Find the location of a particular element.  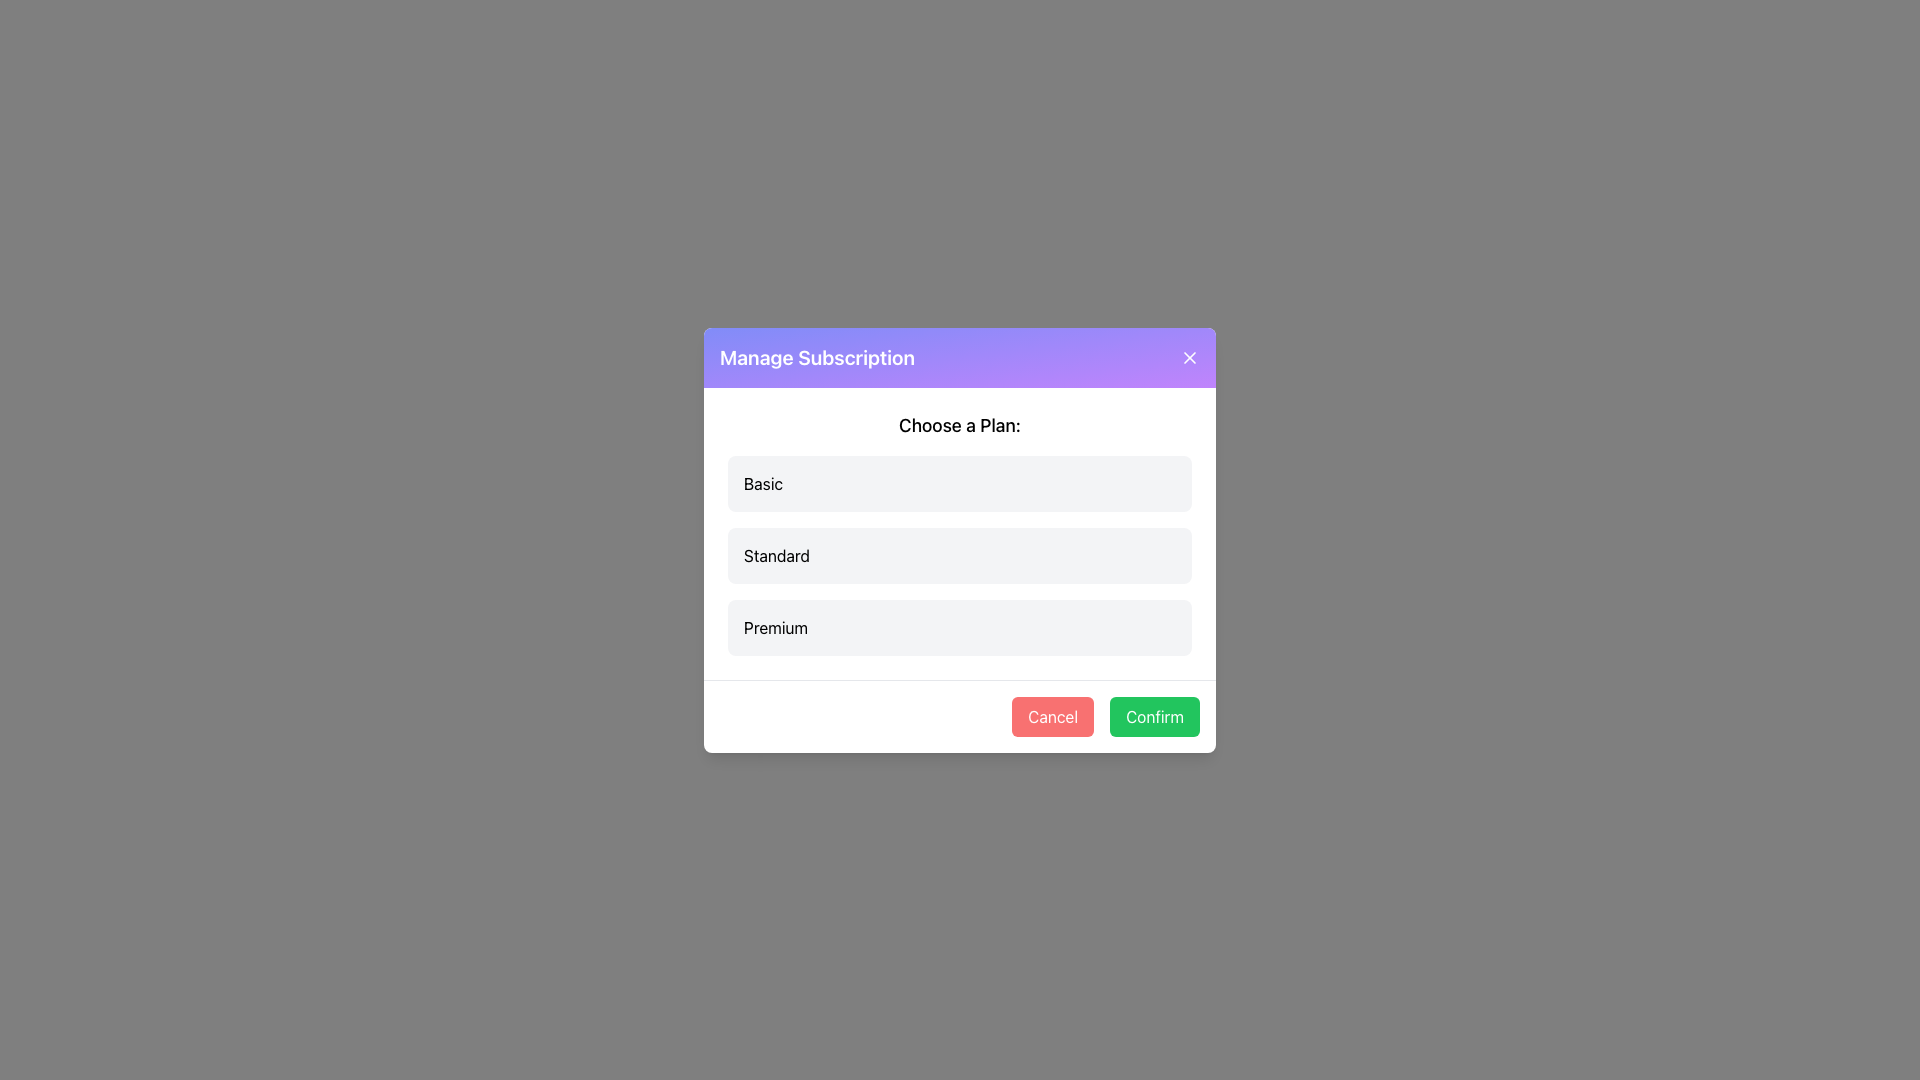

the second button labeled 'Standard' to confirm the selection of the Standard plan is located at coordinates (960, 555).